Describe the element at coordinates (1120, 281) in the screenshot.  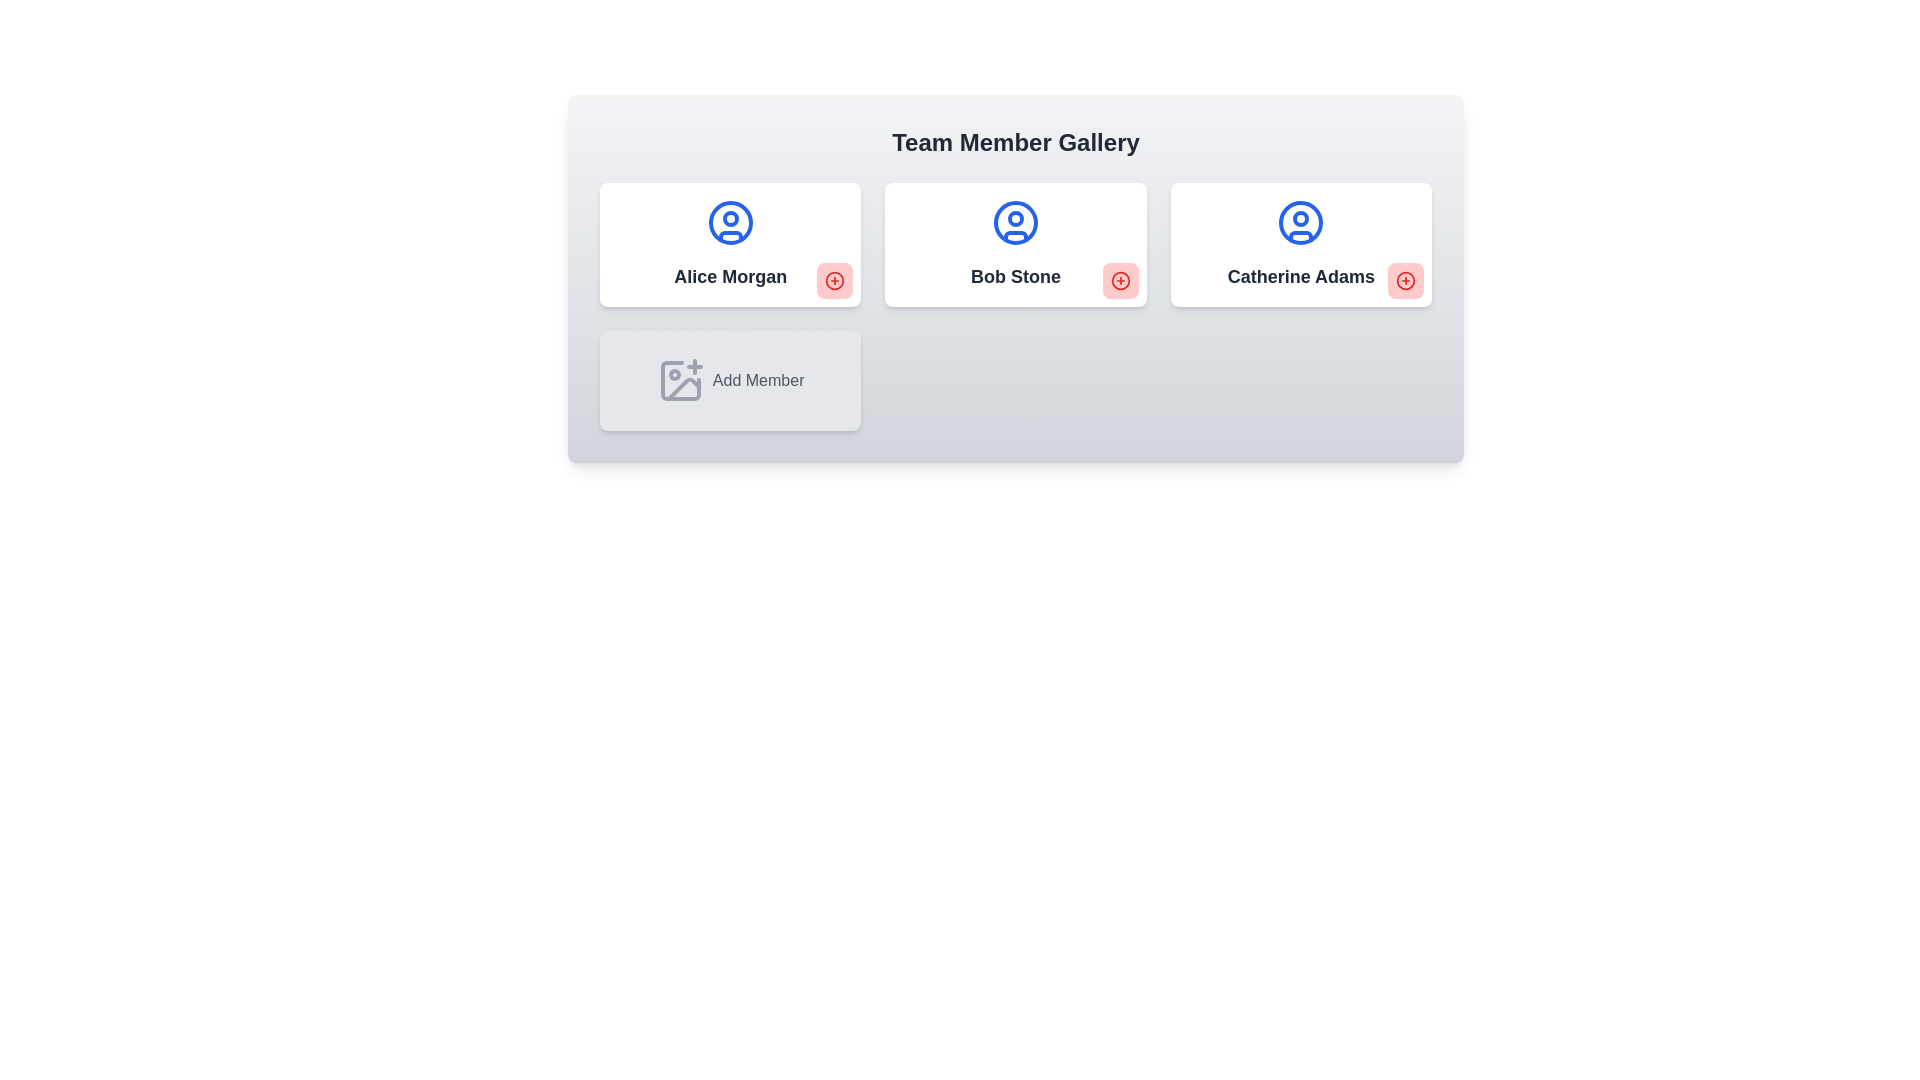
I see `the action trigger button located in the bottom-right corner of the card representing 'Bob Stone'` at that location.